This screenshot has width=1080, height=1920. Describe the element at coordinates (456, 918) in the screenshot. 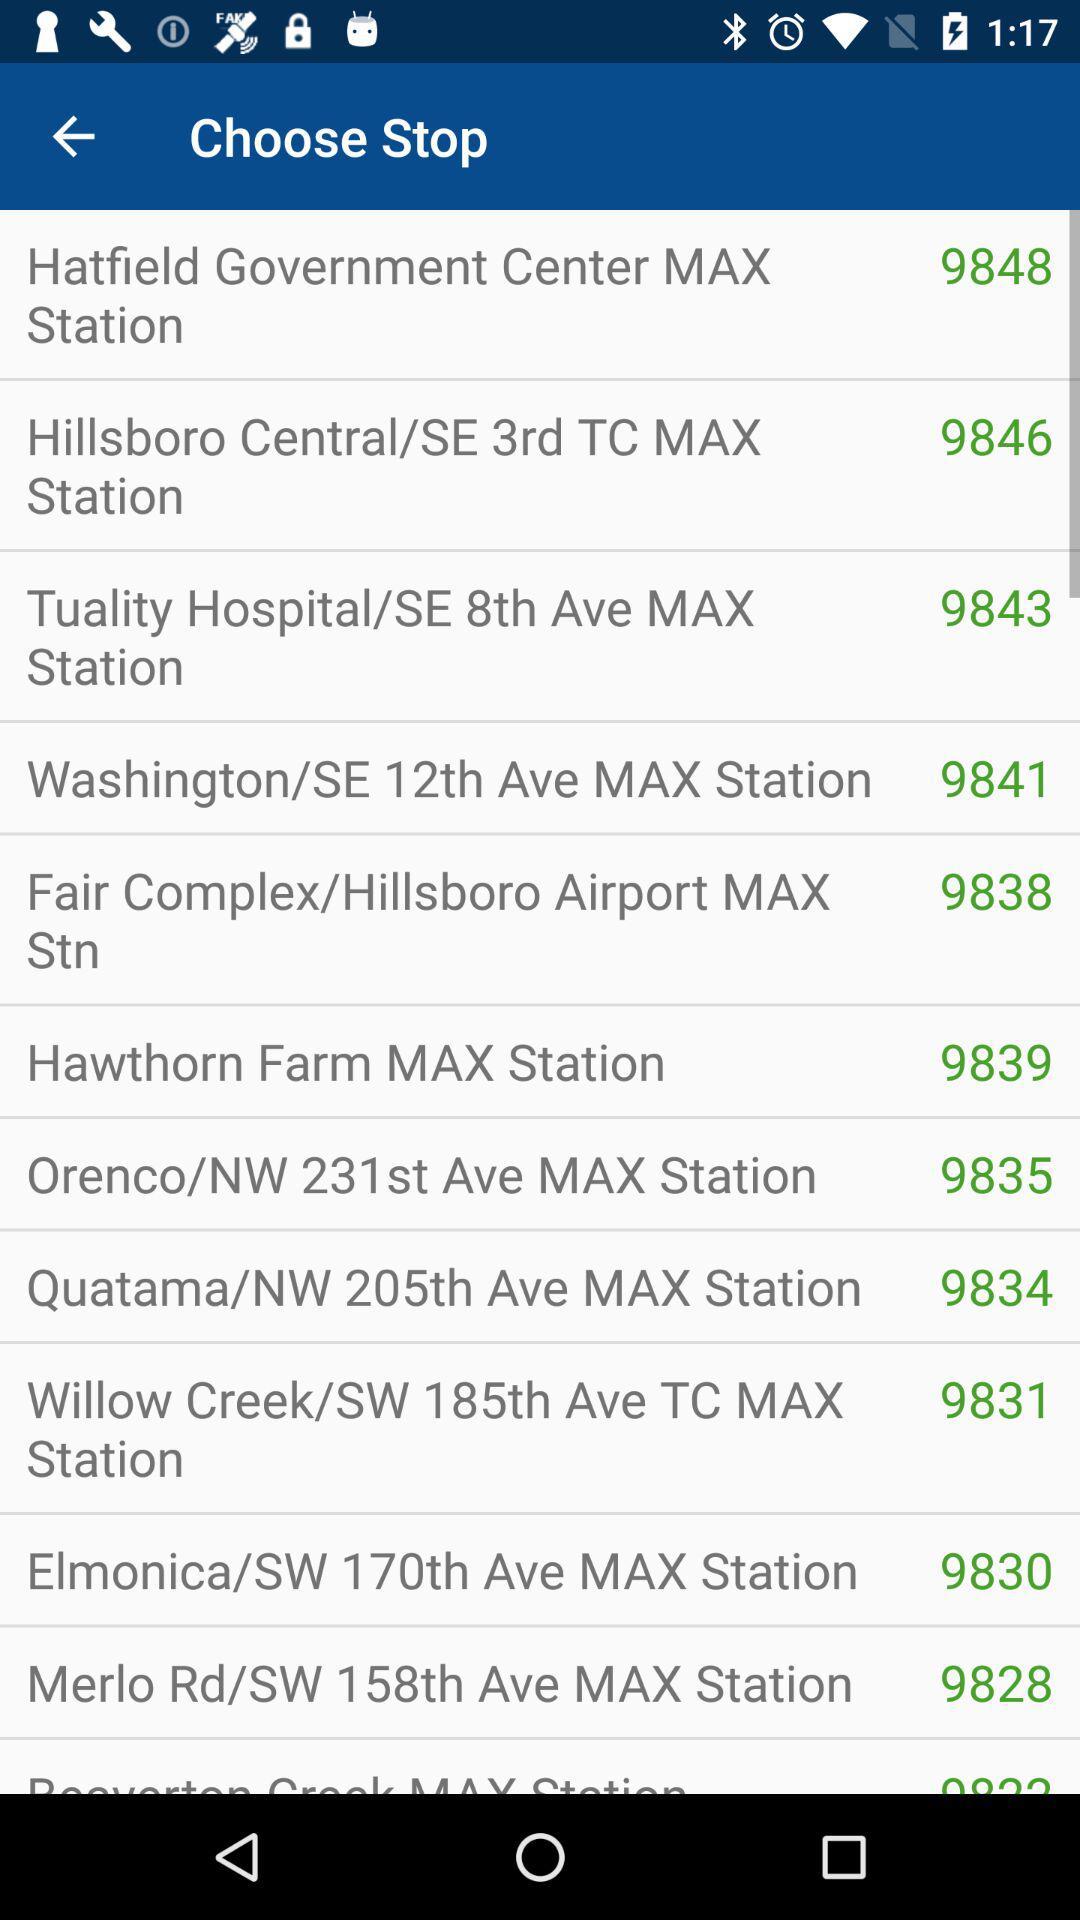

I see `the item to the left of 9841` at that location.